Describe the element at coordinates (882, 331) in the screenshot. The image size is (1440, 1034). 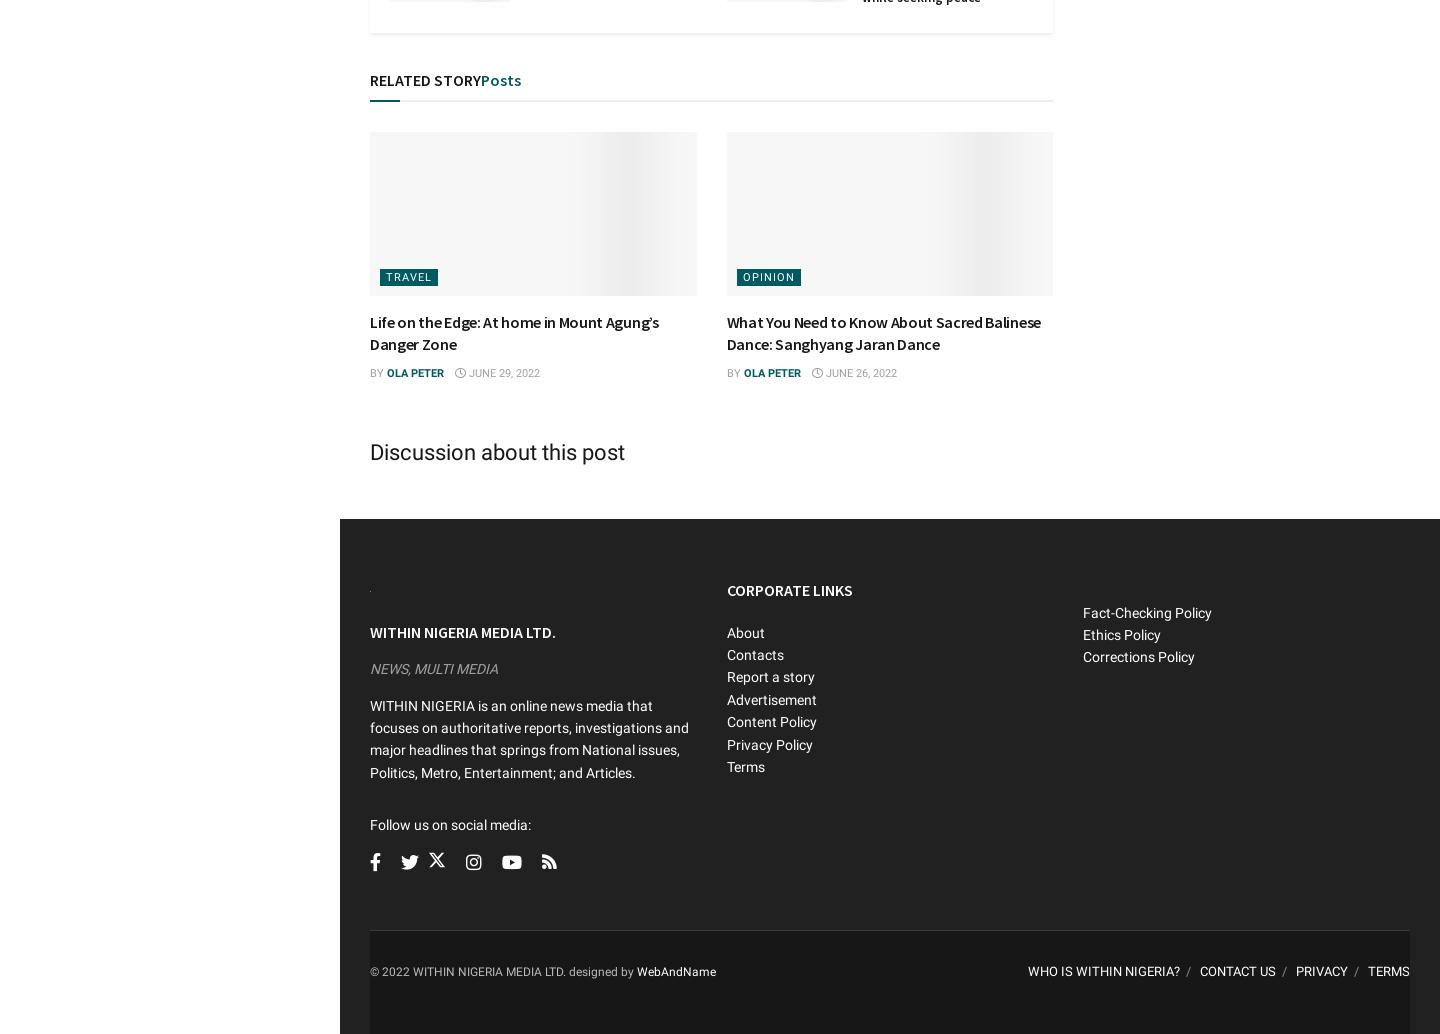
I see `'What You Need to Know About Sacred Balinese Dance: Sanghyang Jaran Dance'` at that location.